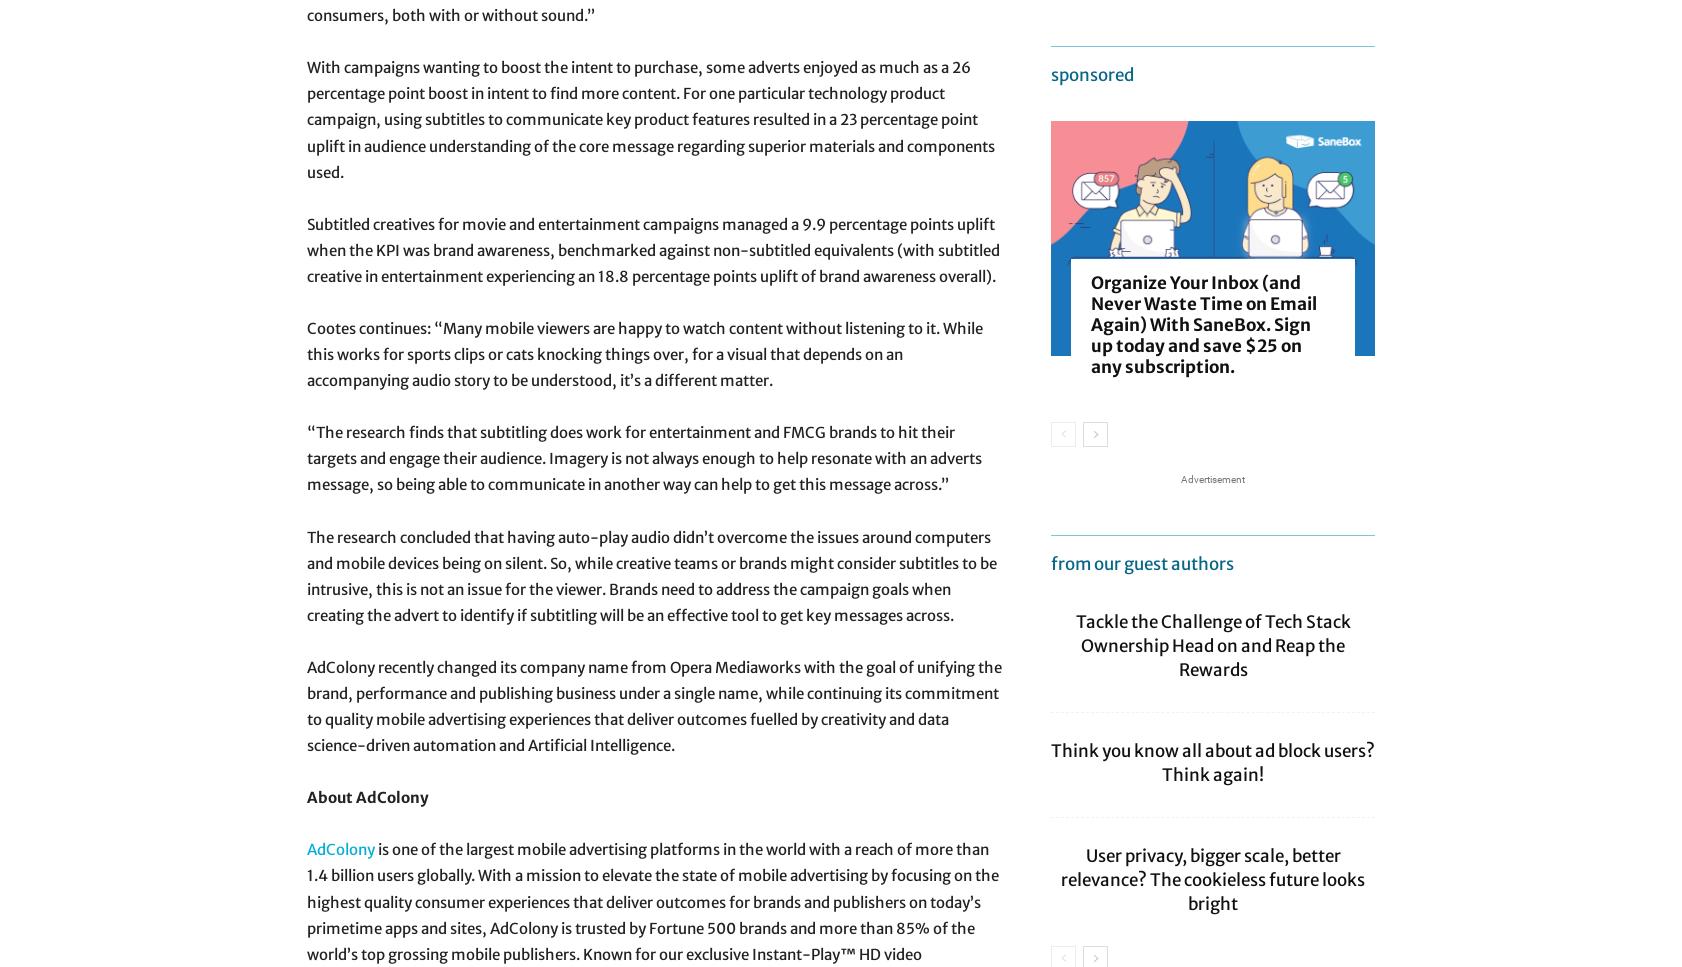 The height and width of the screenshot is (967, 1682). What do you see at coordinates (650, 118) in the screenshot?
I see `'With campaigns wanting to boost the intent to purchase, some adverts enjoyed as much as a 26 percentage point boost in intent to find more content. For one particular technology product campaign, using subtitles to communicate key product features resulted in a 23 percentage point uplift in audience understanding of the core message regarding superior materials and components used.'` at bounding box center [650, 118].